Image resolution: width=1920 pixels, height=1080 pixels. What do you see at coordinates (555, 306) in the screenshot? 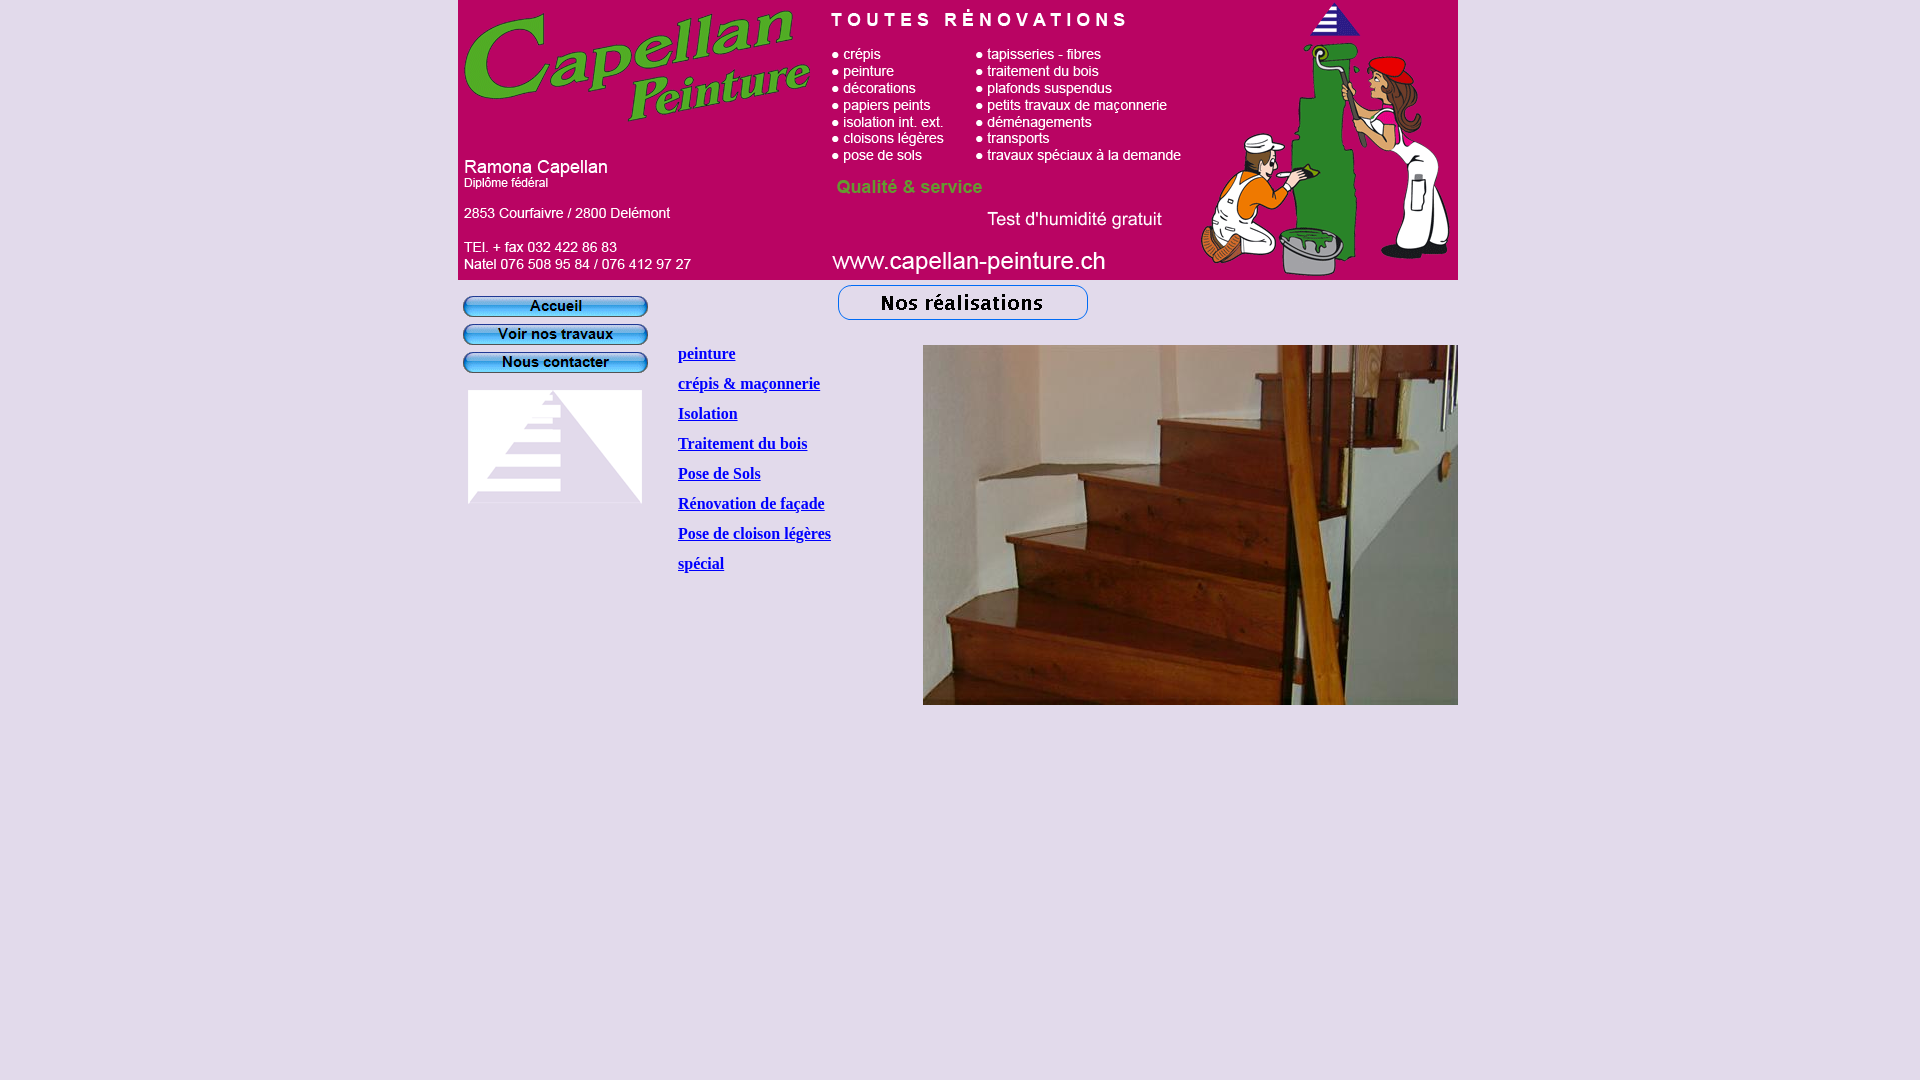
I see `'Accueil'` at bounding box center [555, 306].